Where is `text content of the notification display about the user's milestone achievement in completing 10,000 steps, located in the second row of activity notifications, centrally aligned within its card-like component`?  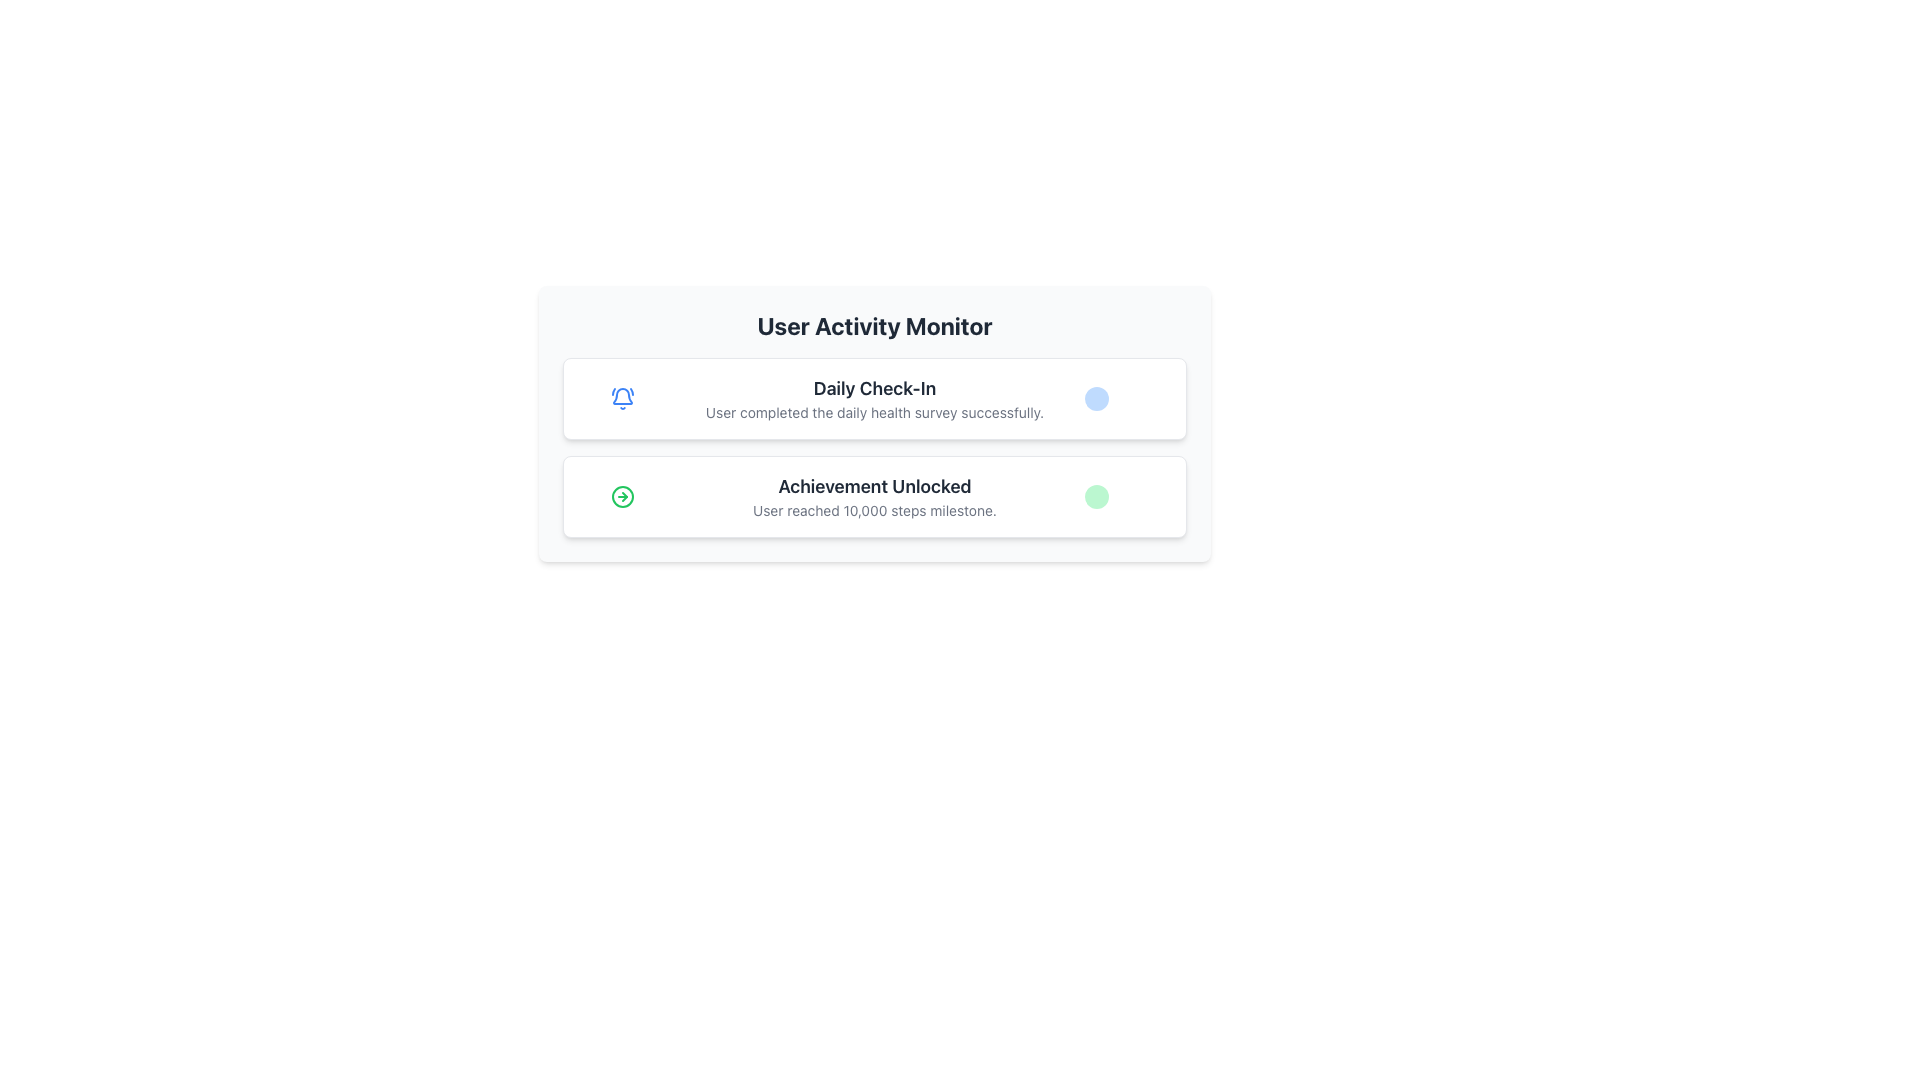
text content of the notification display about the user's milestone achievement in completing 10,000 steps, located in the second row of activity notifications, centrally aligned within its card-like component is located at coordinates (874, 496).